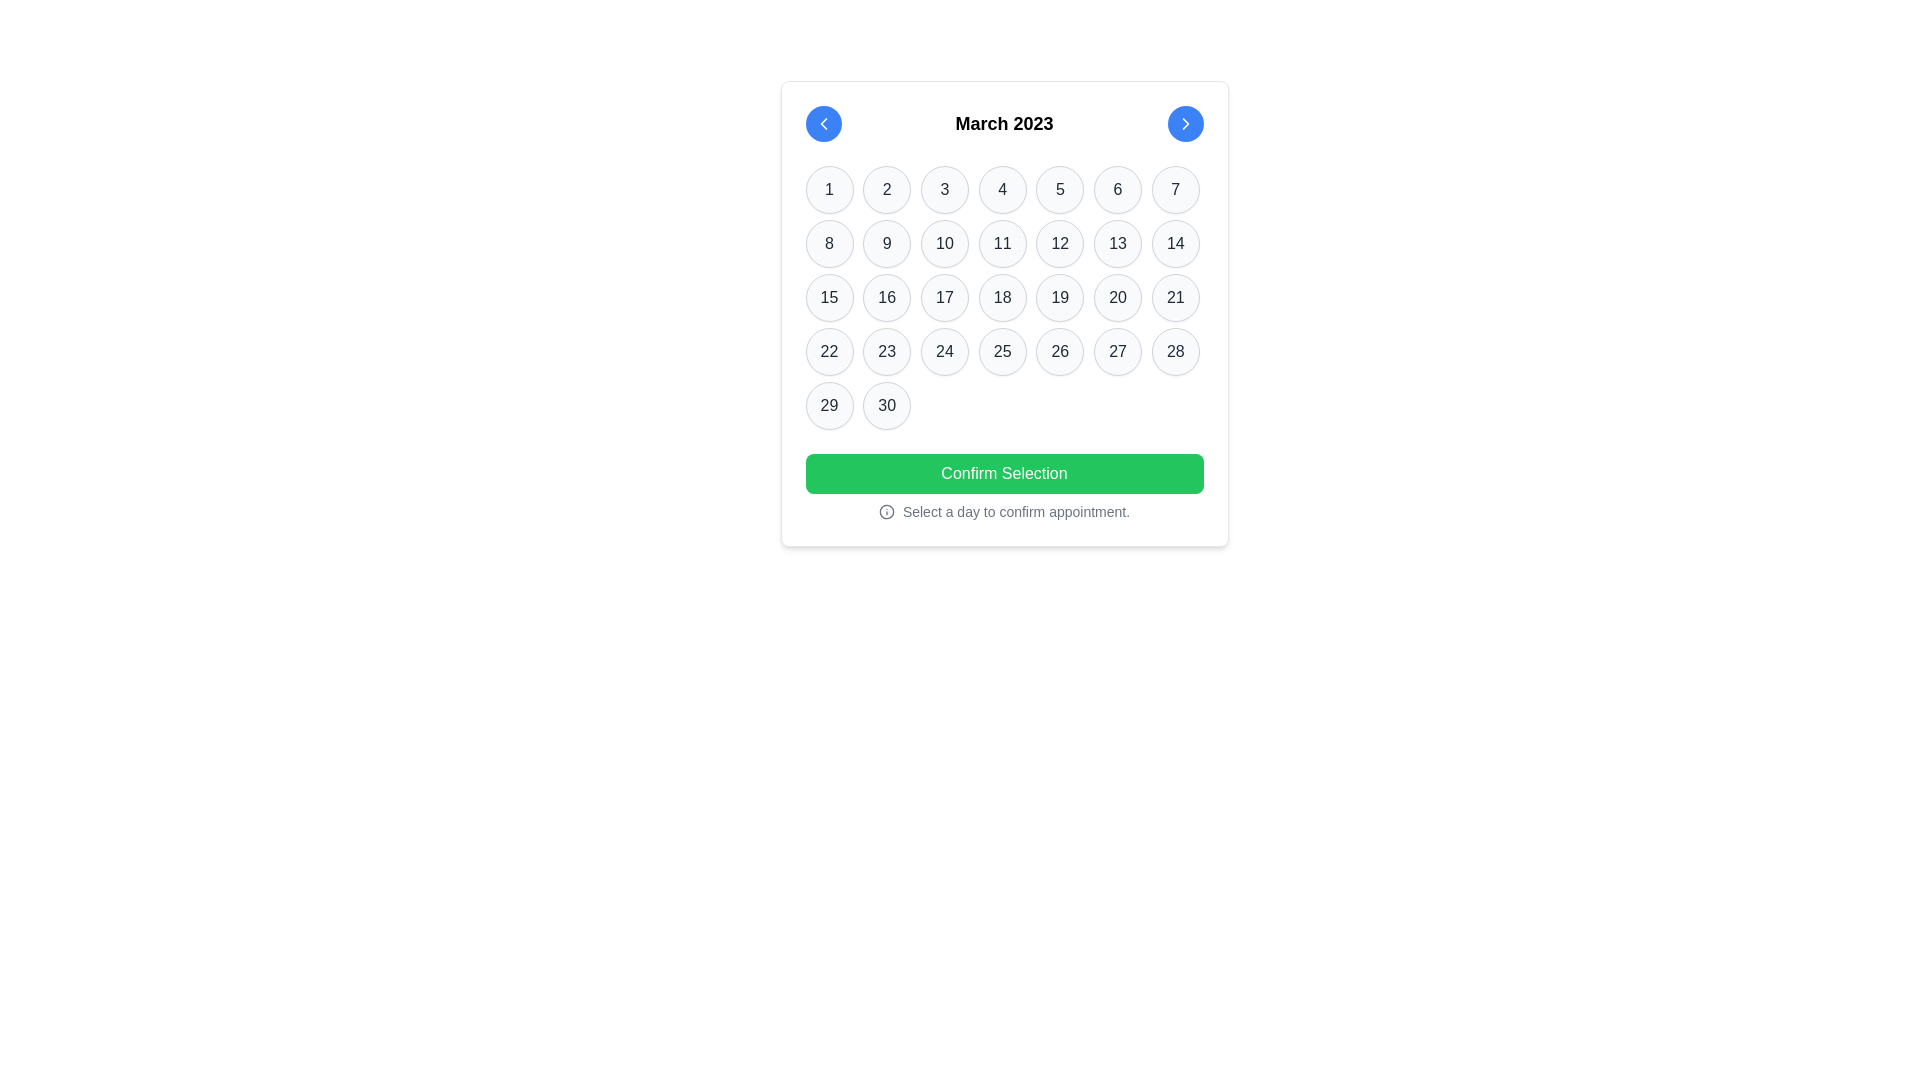 This screenshot has width=1920, height=1080. I want to click on the first date button in the calendar, which is located at the top left of the grid layout, so click(829, 189).